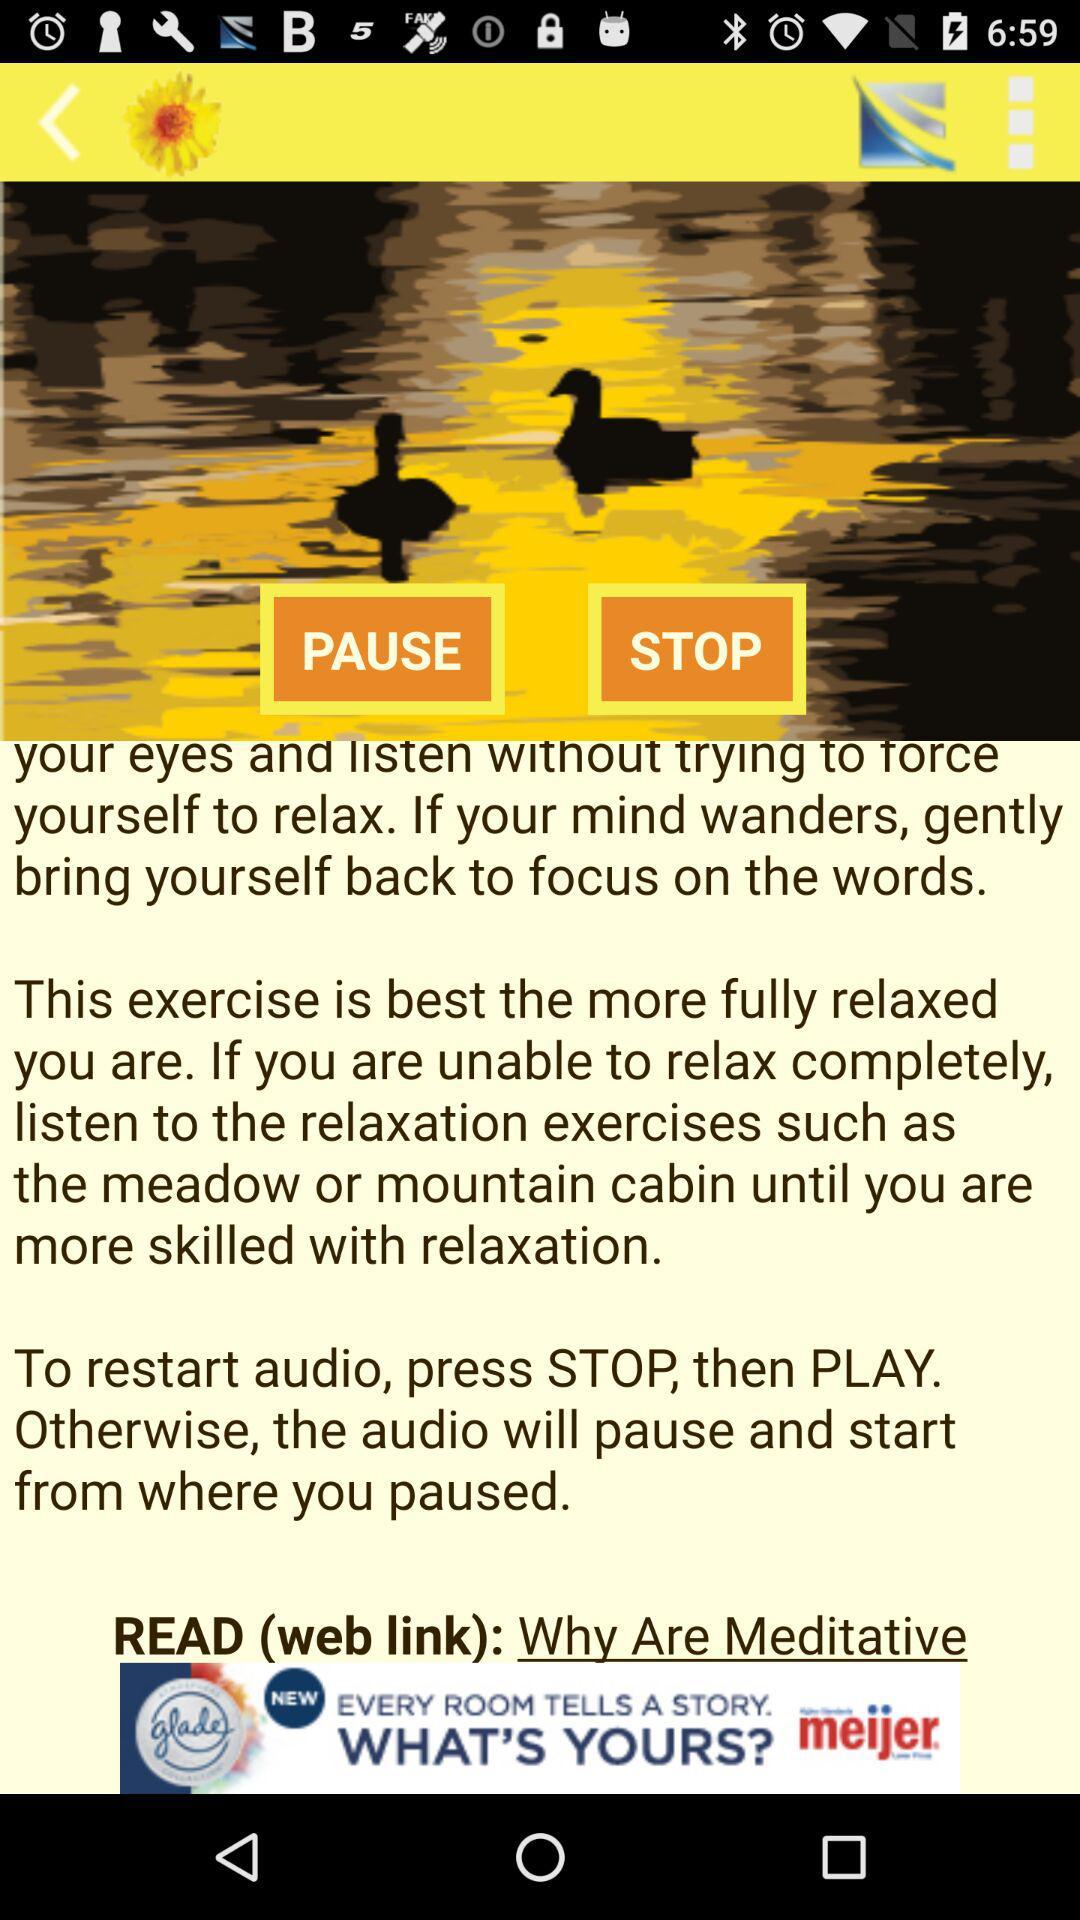 Image resolution: width=1080 pixels, height=1920 pixels. What do you see at coordinates (540, 1727) in the screenshot?
I see `open the advertisement` at bounding box center [540, 1727].